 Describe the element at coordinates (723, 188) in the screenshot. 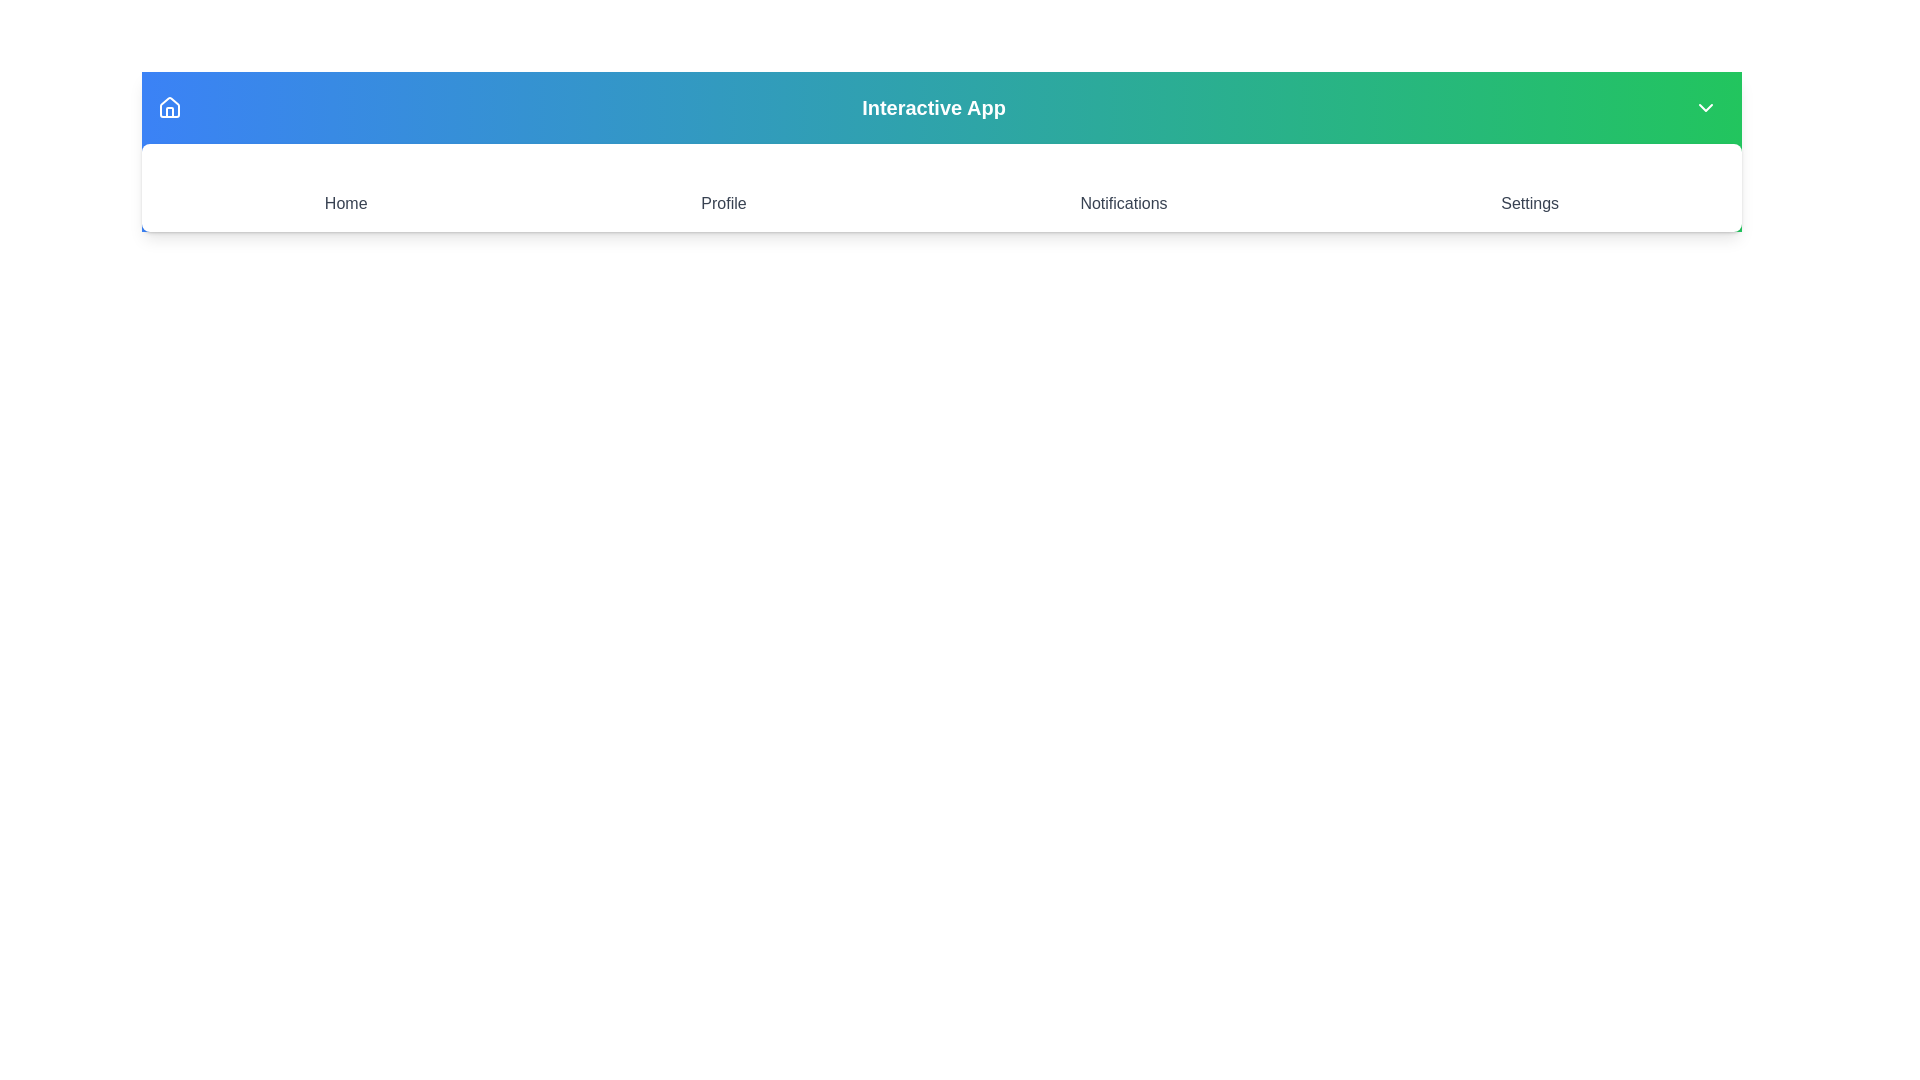

I see `the Profile icon to navigate to the corresponding section` at that location.